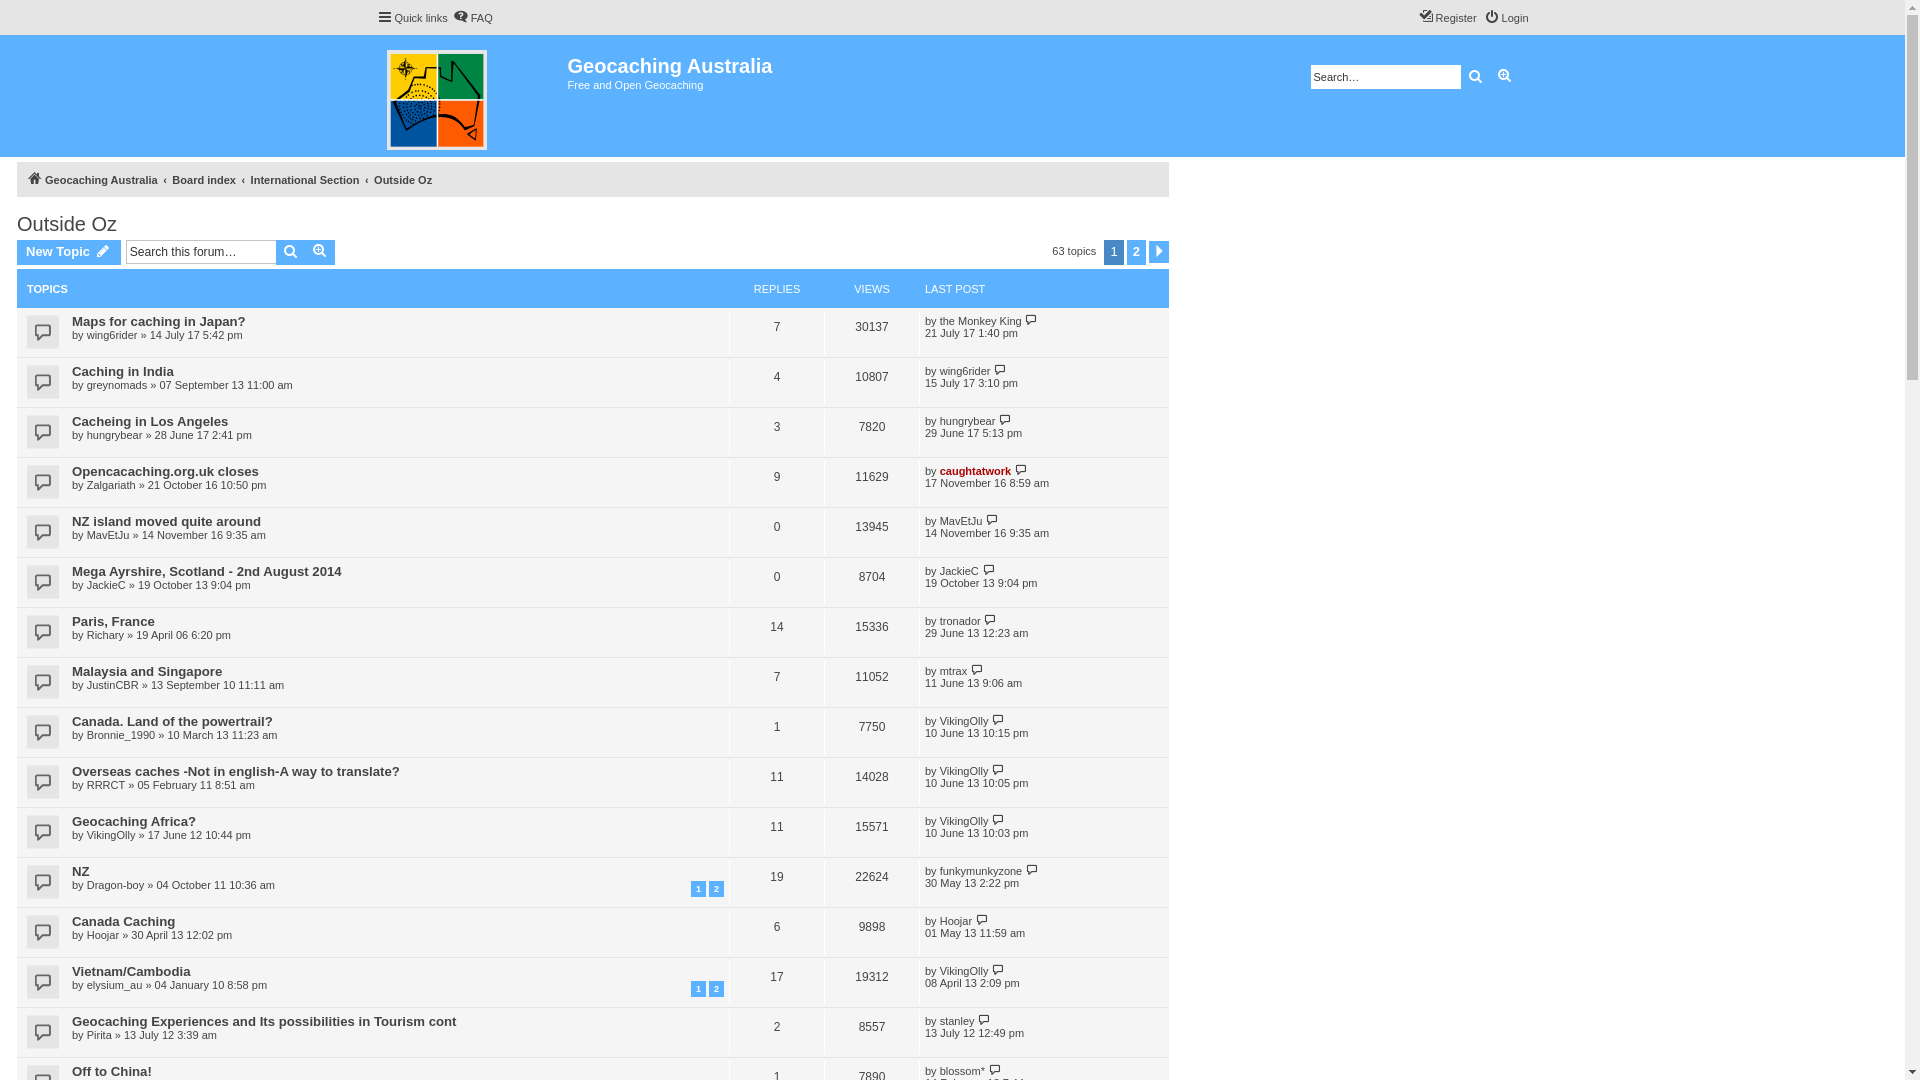 The width and height of the screenshot is (1920, 1080). What do you see at coordinates (981, 870) in the screenshot?
I see `'funkymunkyzone'` at bounding box center [981, 870].